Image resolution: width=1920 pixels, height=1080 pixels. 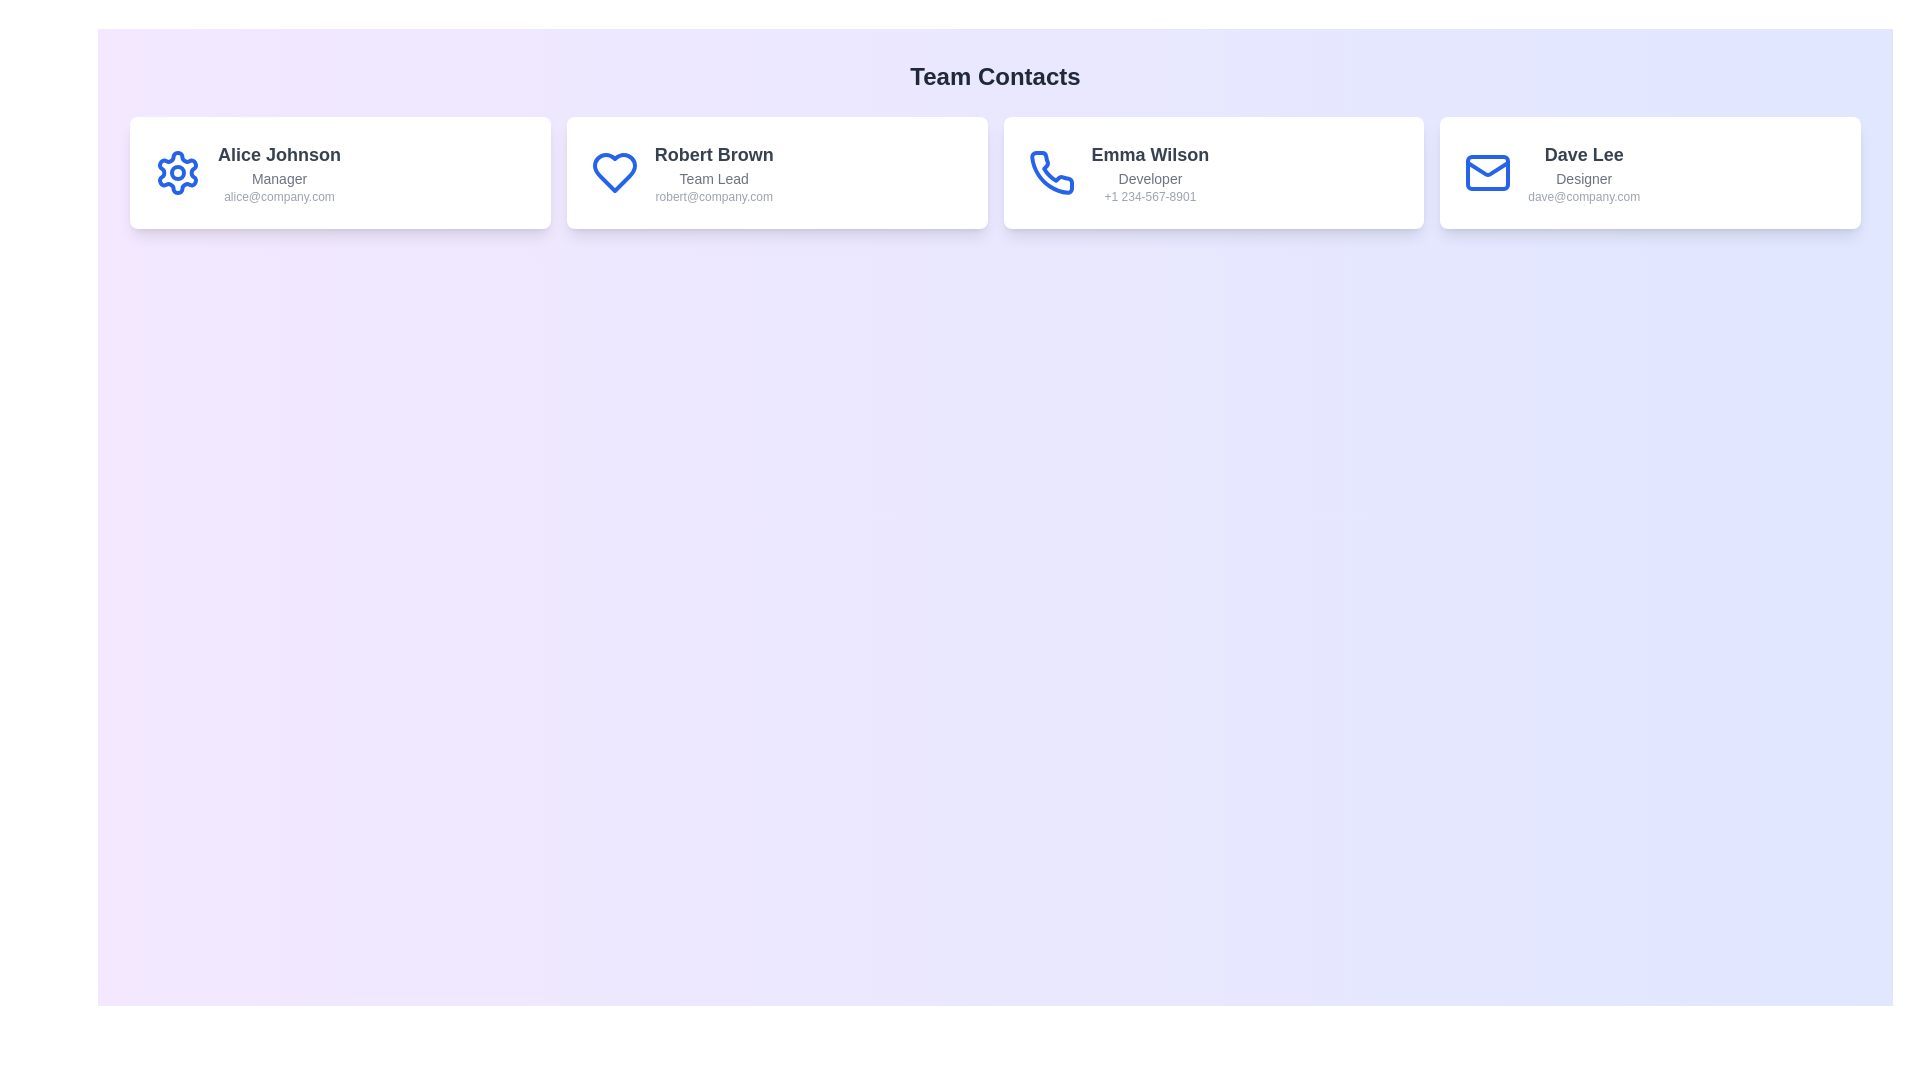 I want to click on the text label that provides additional role information about 'Robert Brown', positioned below his title and above his email, so click(x=714, y=177).